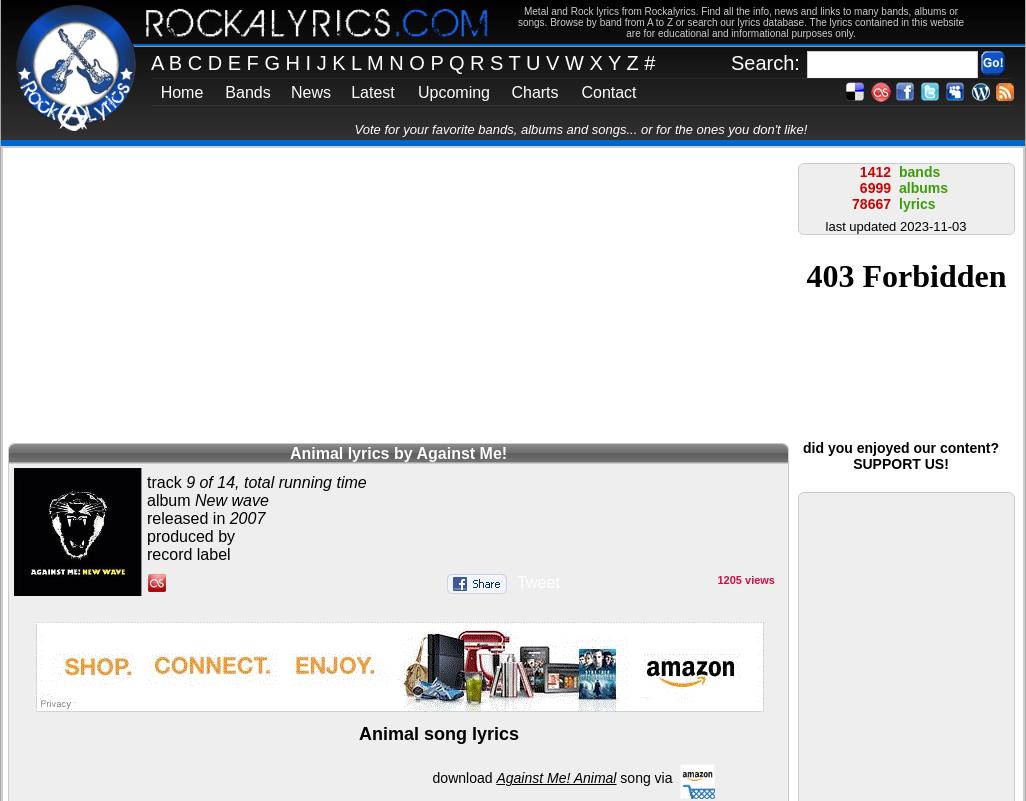 This screenshot has height=801, width=1026. Describe the element at coordinates (900, 456) in the screenshot. I see `'did you enjoyed our content? SUPPORT US!'` at that location.